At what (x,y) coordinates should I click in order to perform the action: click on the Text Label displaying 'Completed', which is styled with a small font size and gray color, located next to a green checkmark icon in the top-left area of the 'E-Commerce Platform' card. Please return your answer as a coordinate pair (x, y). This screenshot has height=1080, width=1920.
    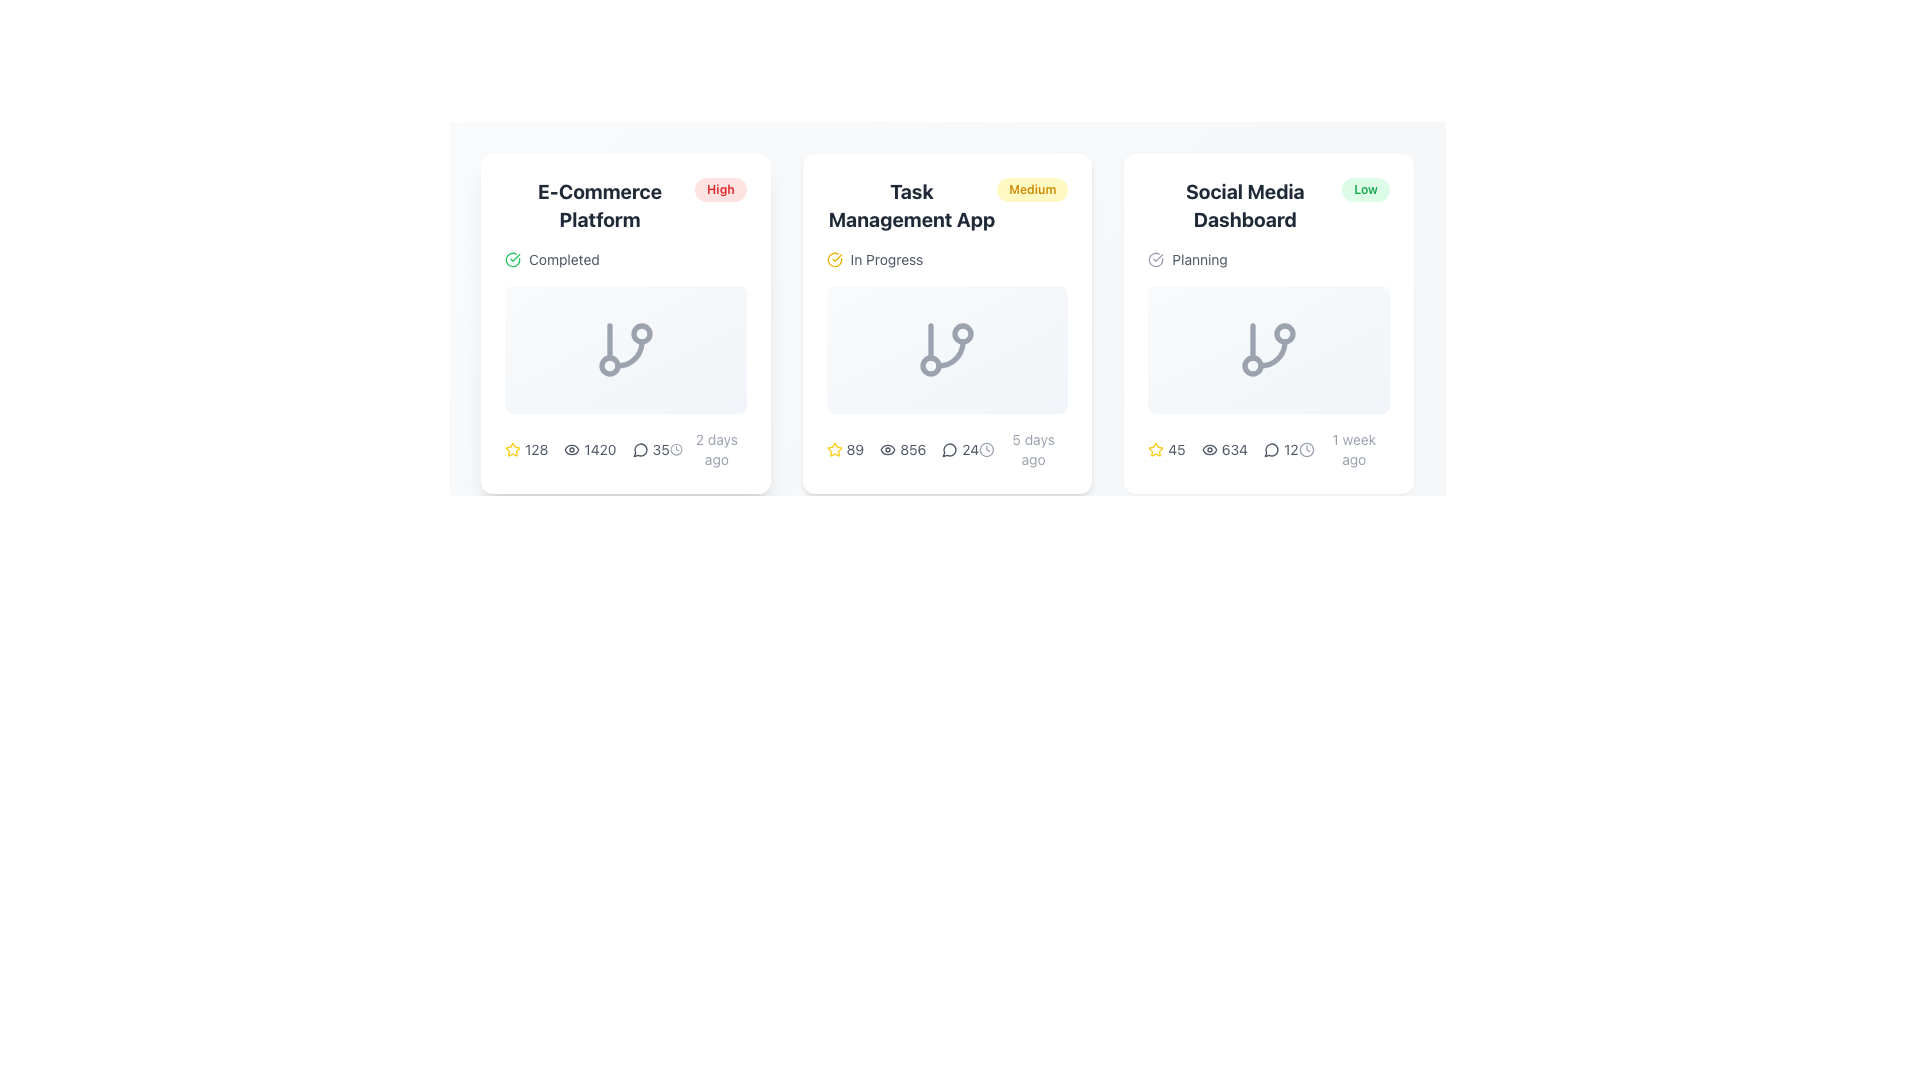
    Looking at the image, I should click on (563, 258).